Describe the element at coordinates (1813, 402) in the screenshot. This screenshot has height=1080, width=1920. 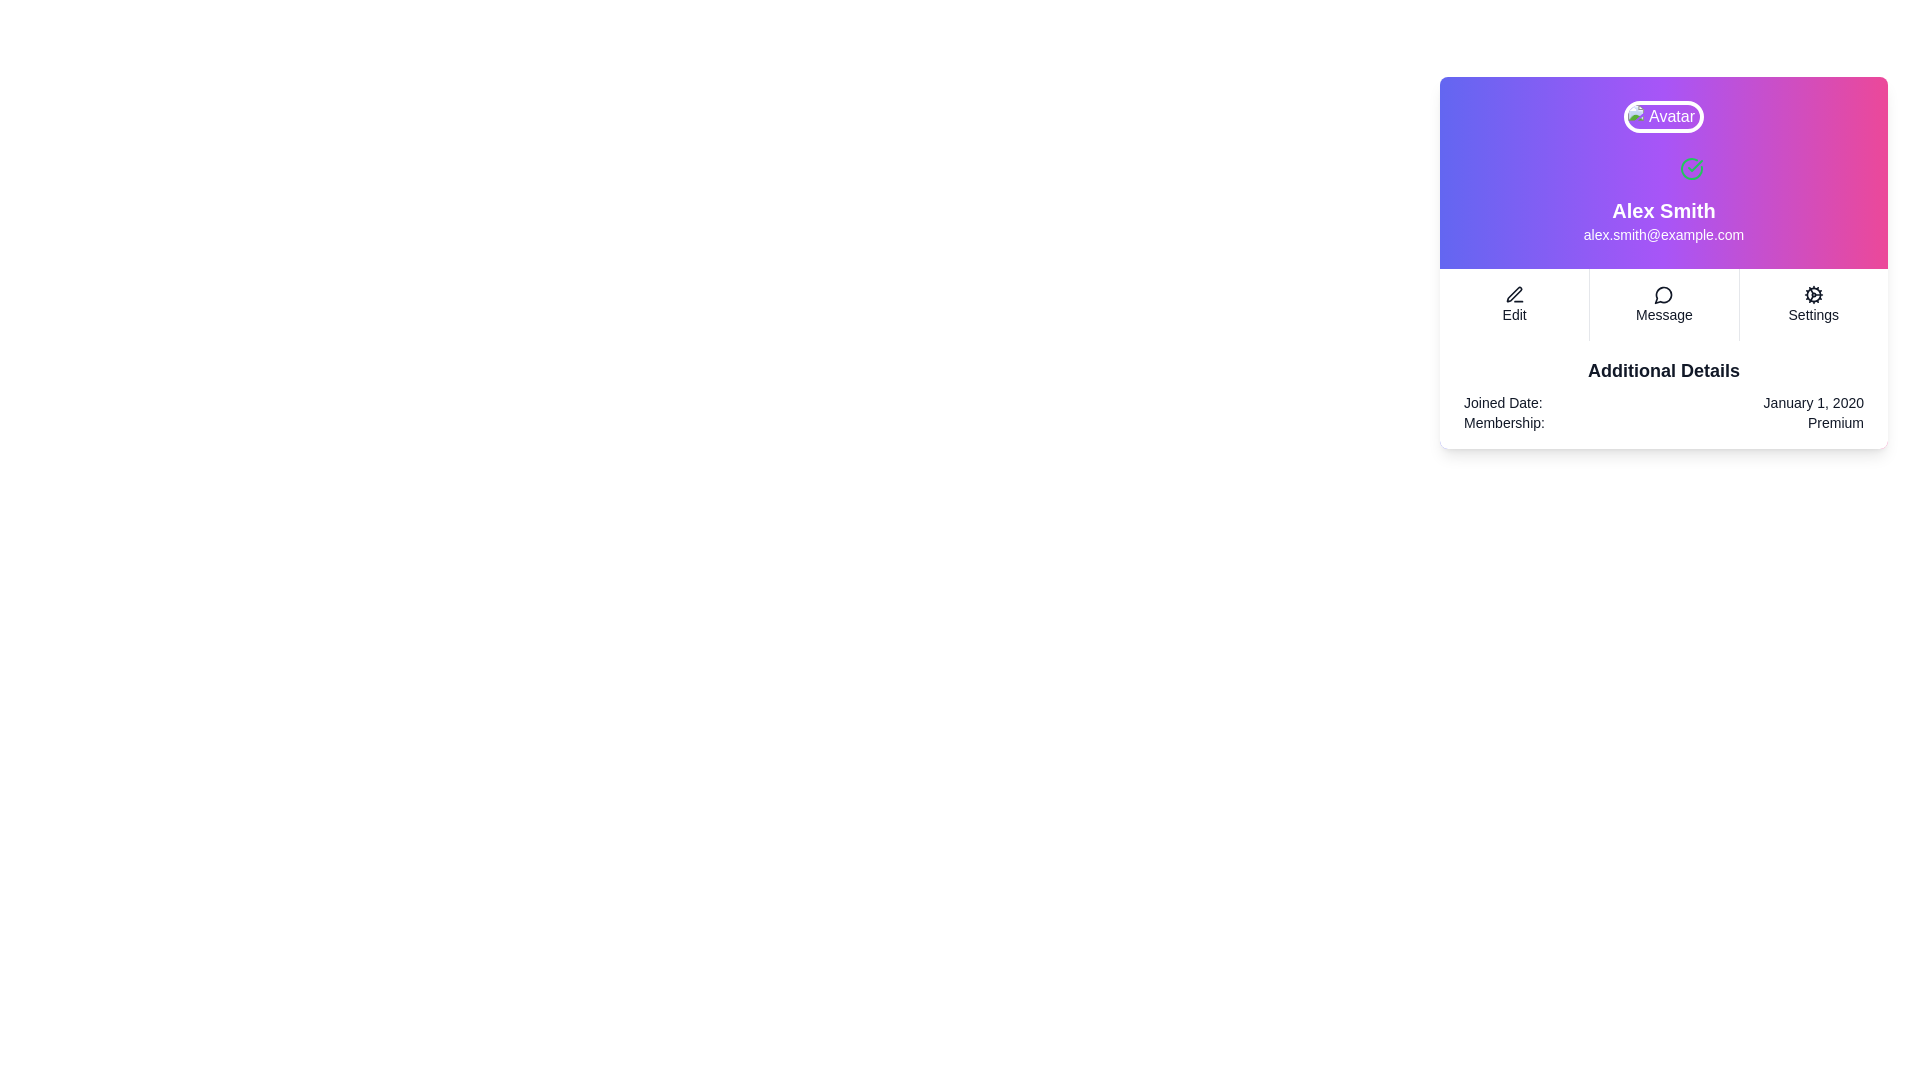
I see `the static text displaying the date value corresponding to when the user joined, located in the bottom-right section of the card interface, aligned with the label 'Joined Date:'` at that location.